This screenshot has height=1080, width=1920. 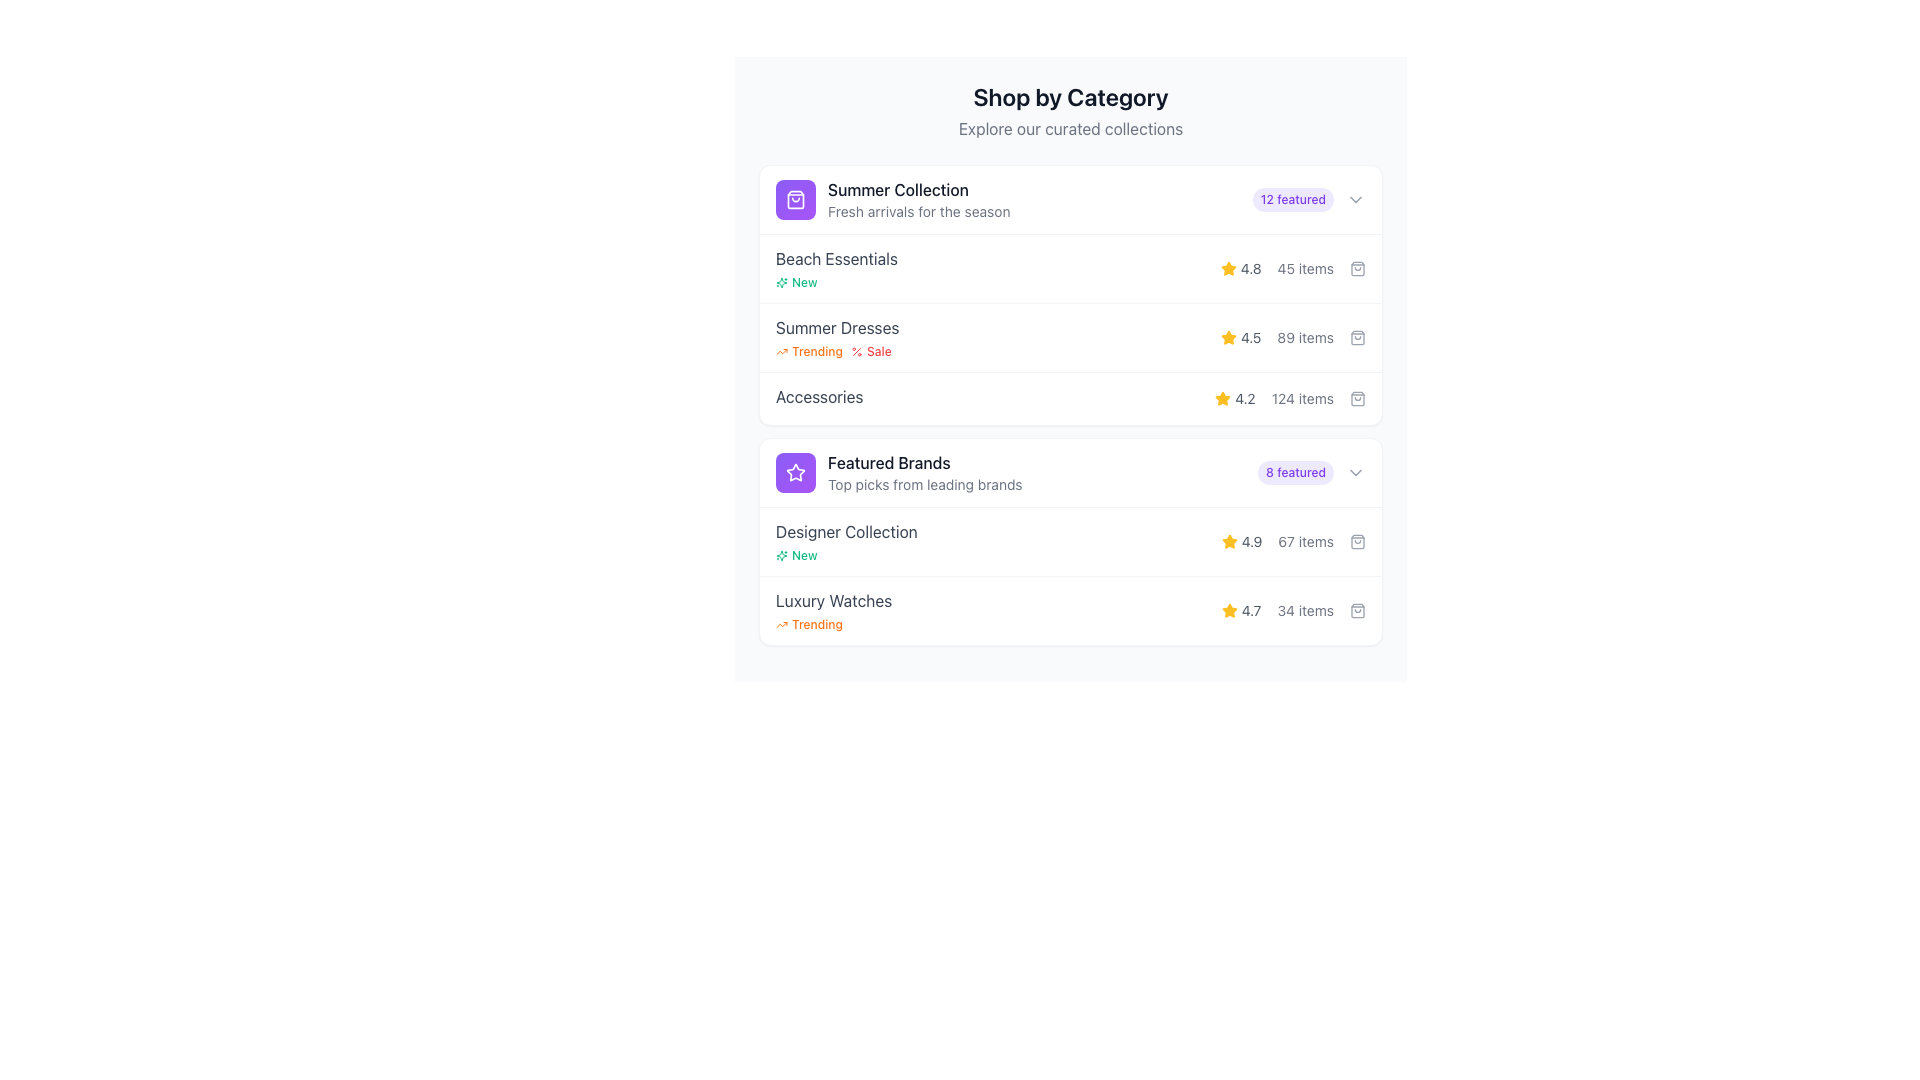 I want to click on the second clickable item in the 'Summer Collection' category list, so click(x=1069, y=328).